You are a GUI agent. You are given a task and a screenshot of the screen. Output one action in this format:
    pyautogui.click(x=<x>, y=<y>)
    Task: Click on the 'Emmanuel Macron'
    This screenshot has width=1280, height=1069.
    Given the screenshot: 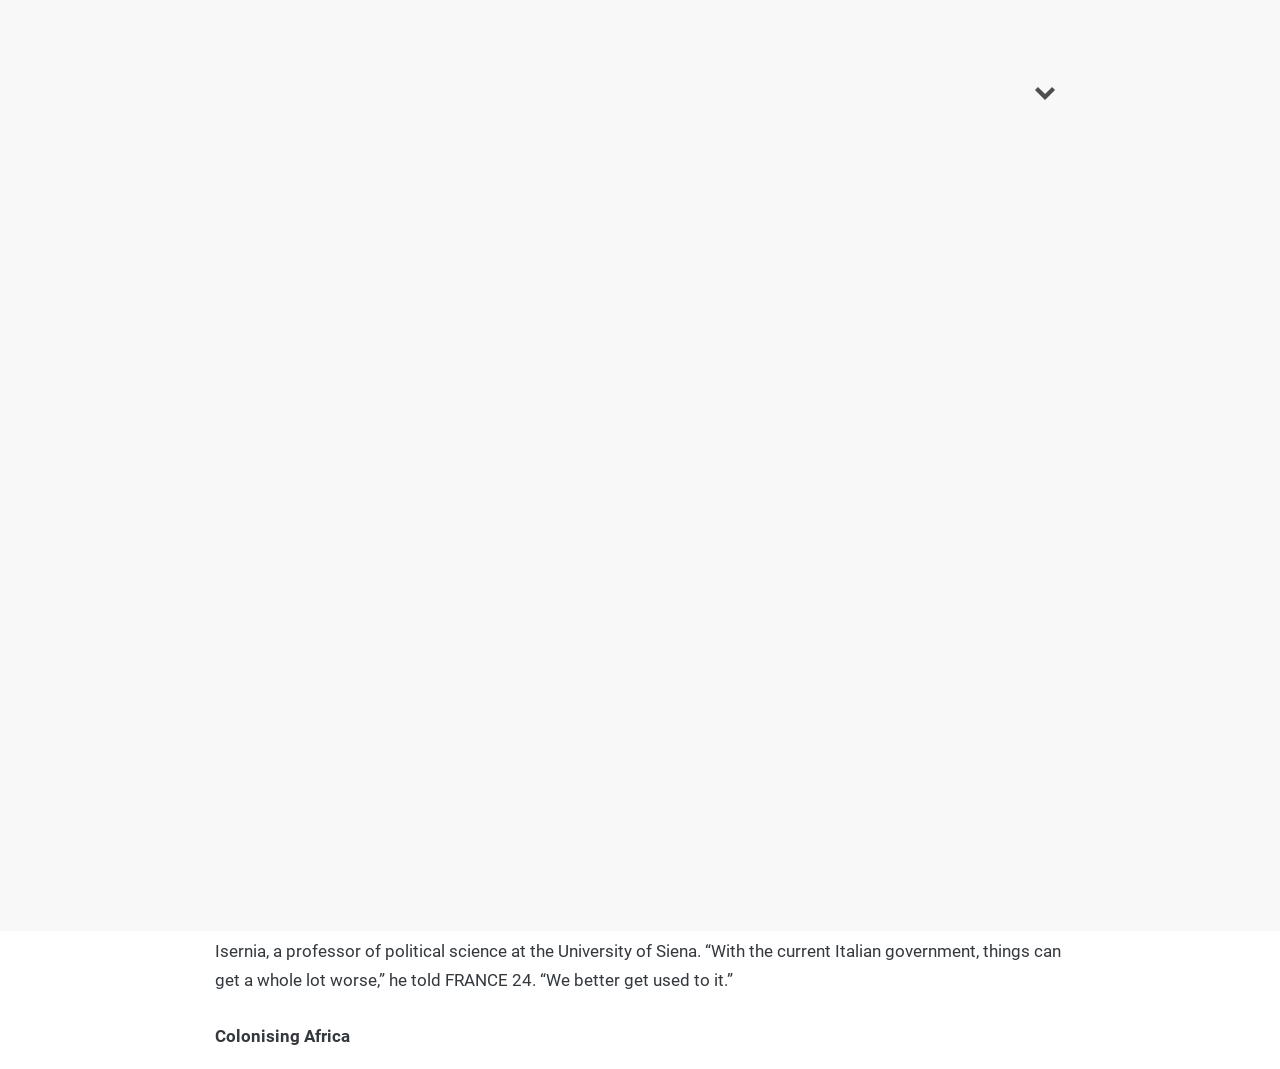 What is the action you would take?
    pyautogui.click(x=387, y=403)
    